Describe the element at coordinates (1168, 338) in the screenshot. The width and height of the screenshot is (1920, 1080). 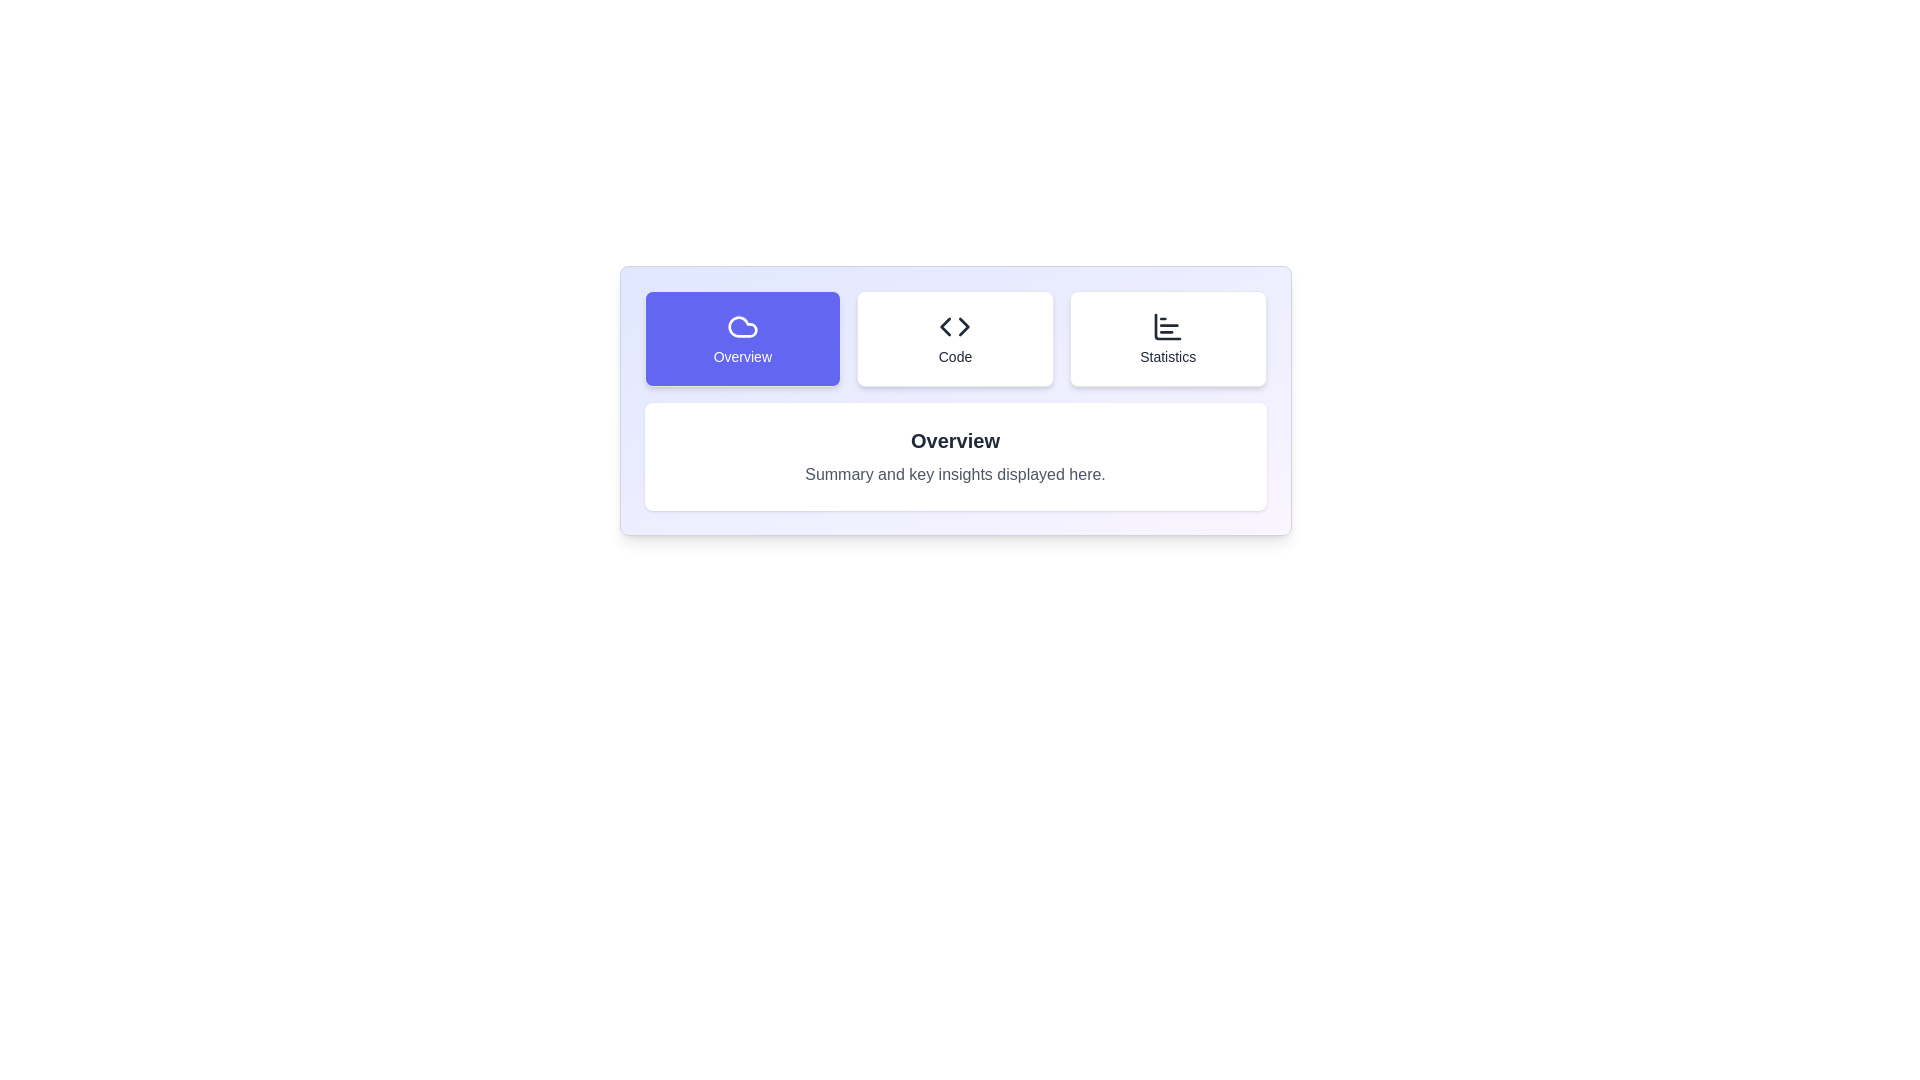
I see `the Statistics tab by clicking on its button` at that location.